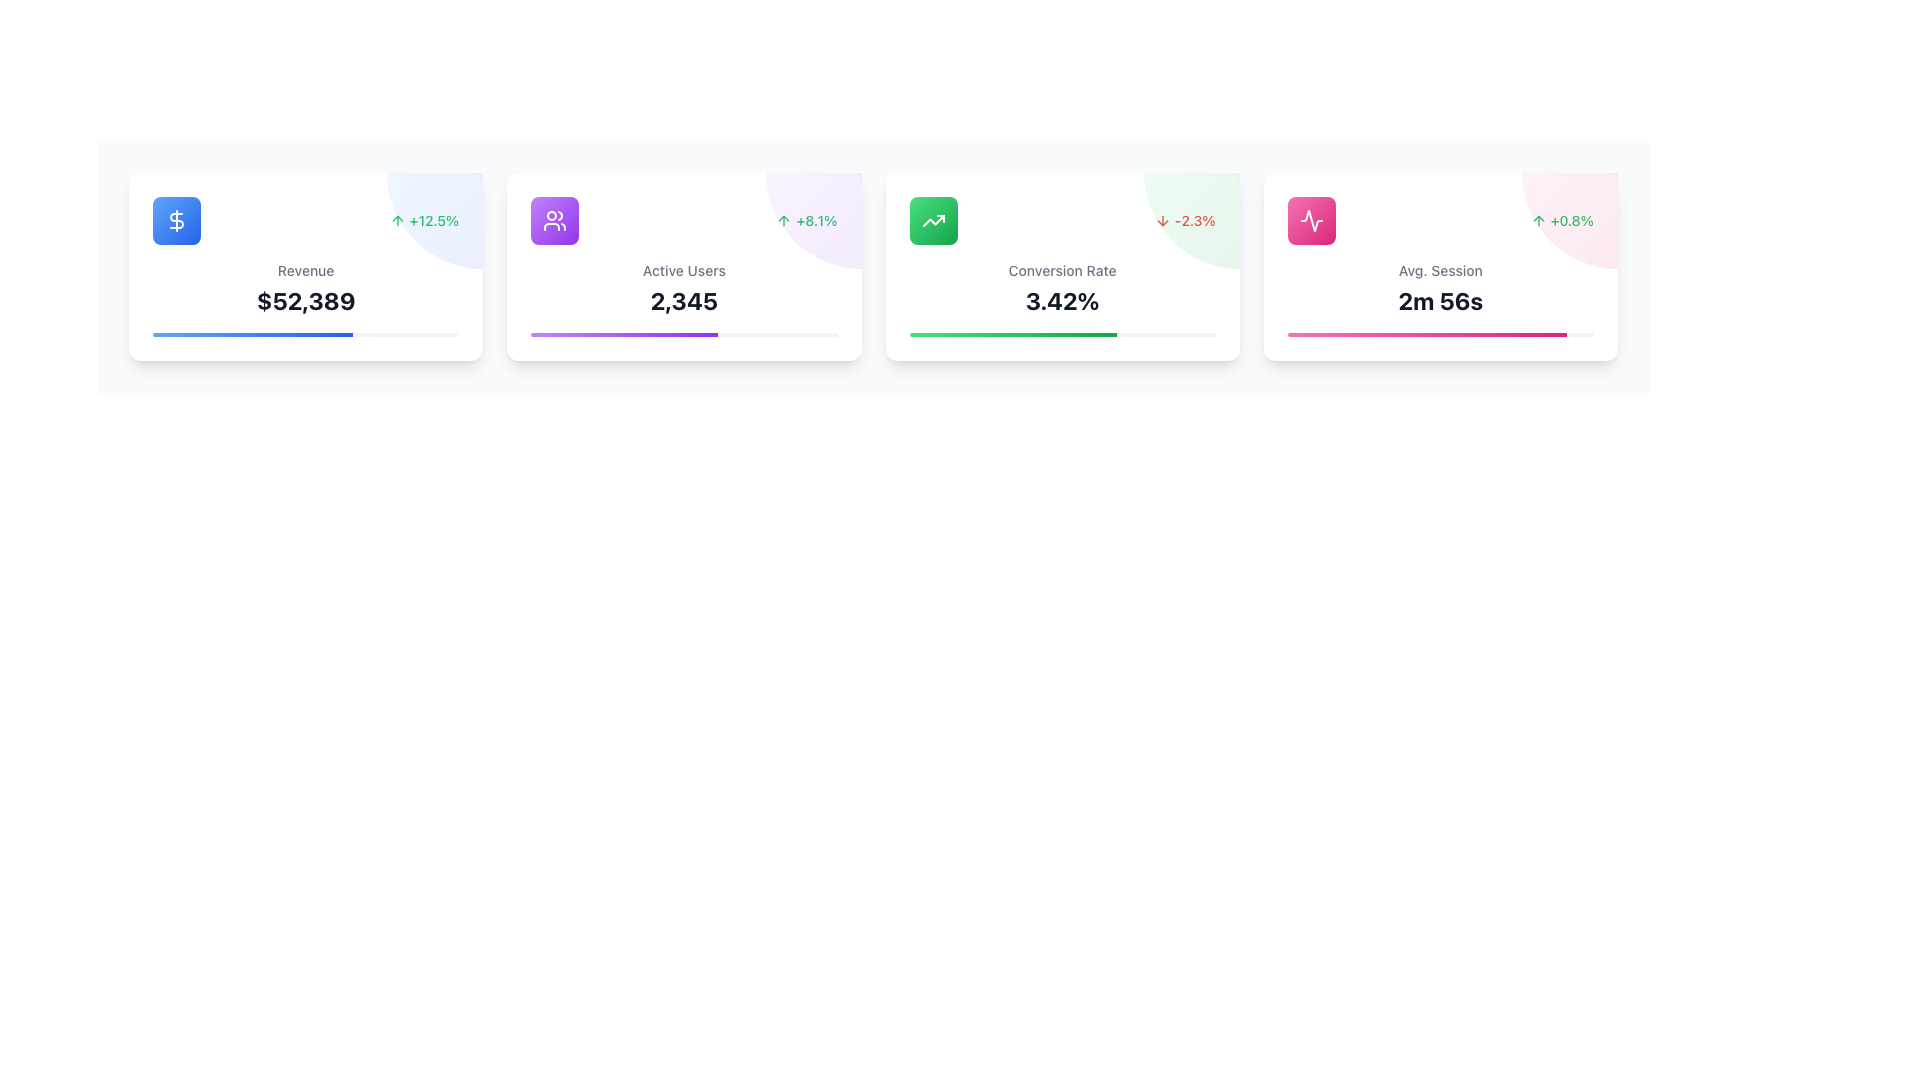  What do you see at coordinates (555, 220) in the screenshot?
I see `the 'Active Users' icon with a gradient background located at the top-left corner of the second card, which visually represents the concept of active users` at bounding box center [555, 220].